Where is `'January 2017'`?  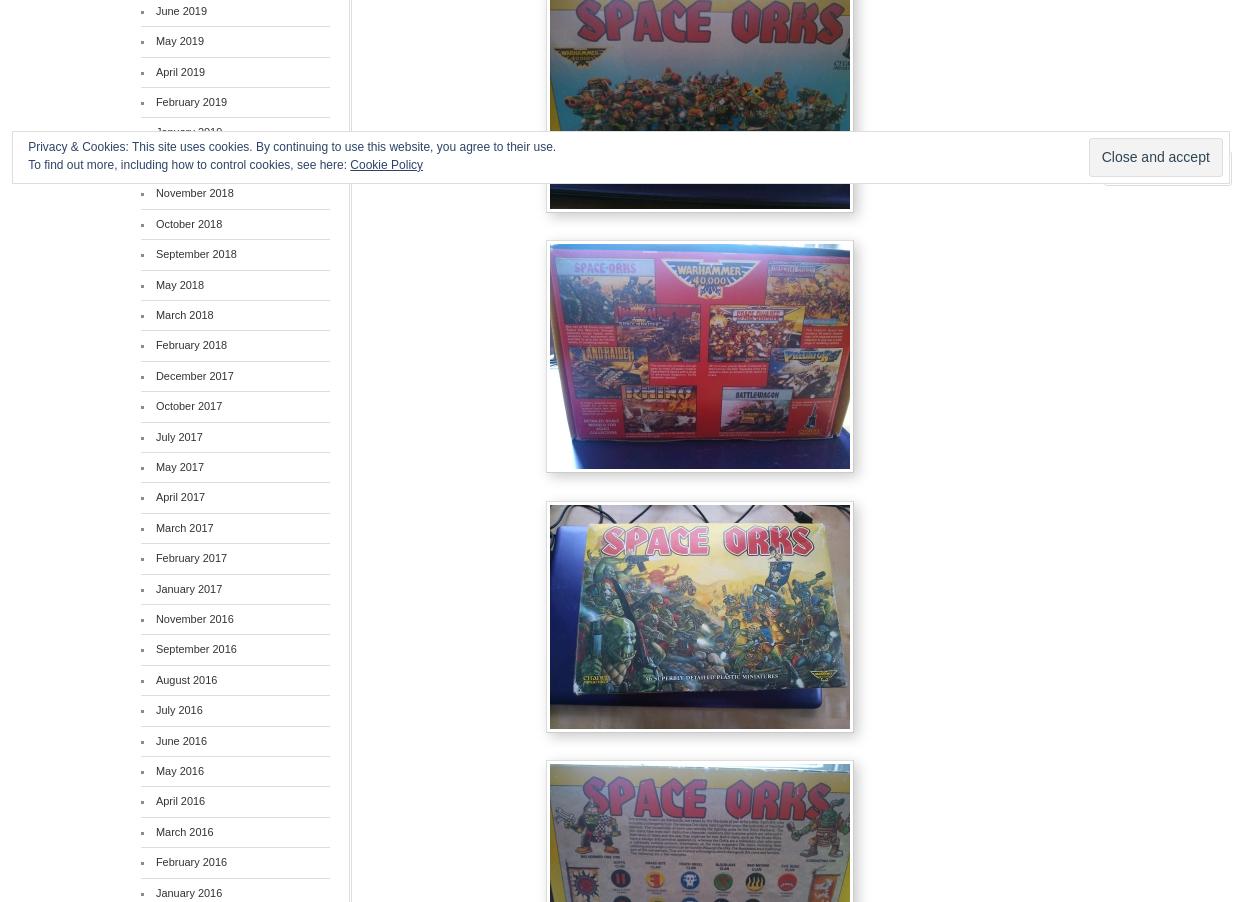
'January 2017' is located at coordinates (188, 588).